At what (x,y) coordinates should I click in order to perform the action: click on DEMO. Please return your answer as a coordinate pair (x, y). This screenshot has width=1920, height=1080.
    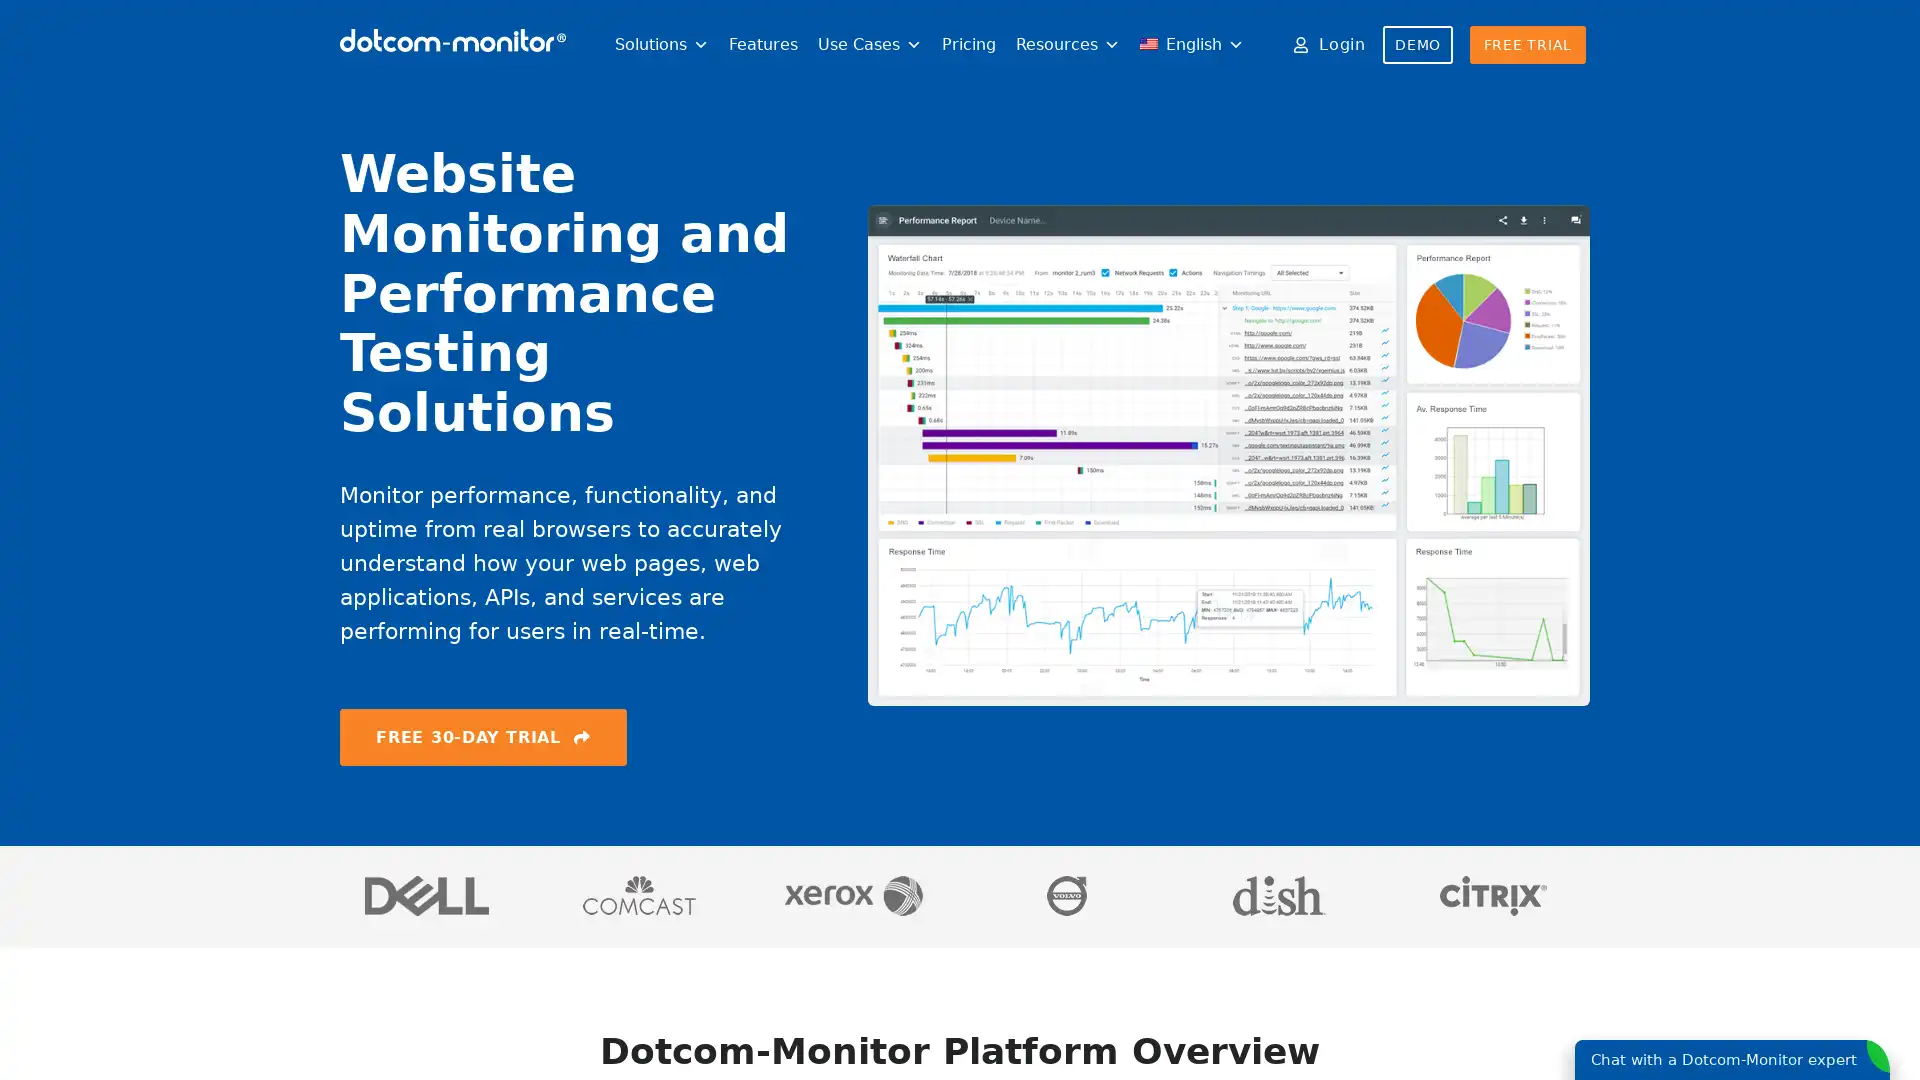
    Looking at the image, I should click on (1416, 45).